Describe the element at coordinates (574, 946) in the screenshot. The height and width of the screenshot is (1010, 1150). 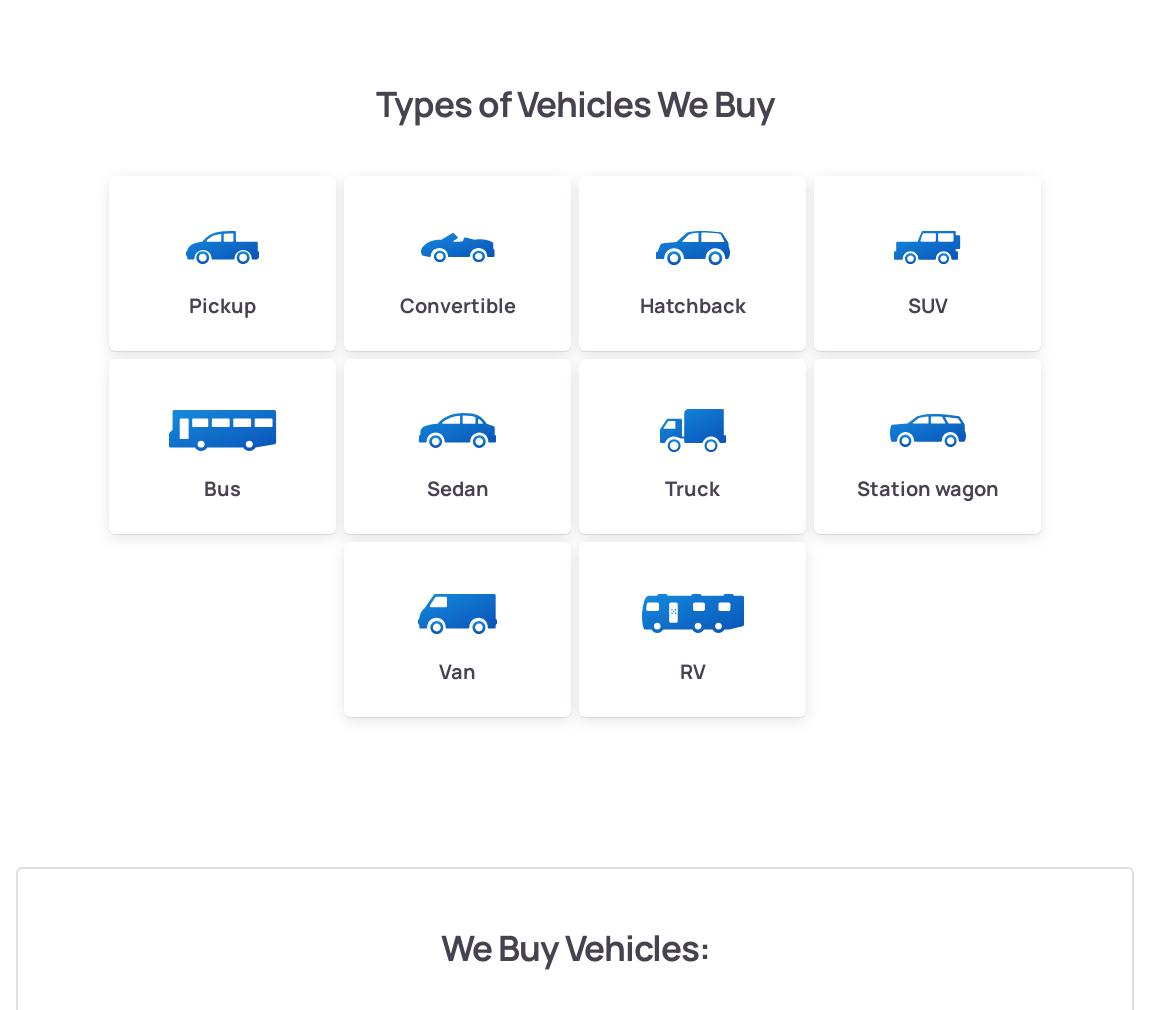
I see `'We Buy Vehicles:'` at that location.